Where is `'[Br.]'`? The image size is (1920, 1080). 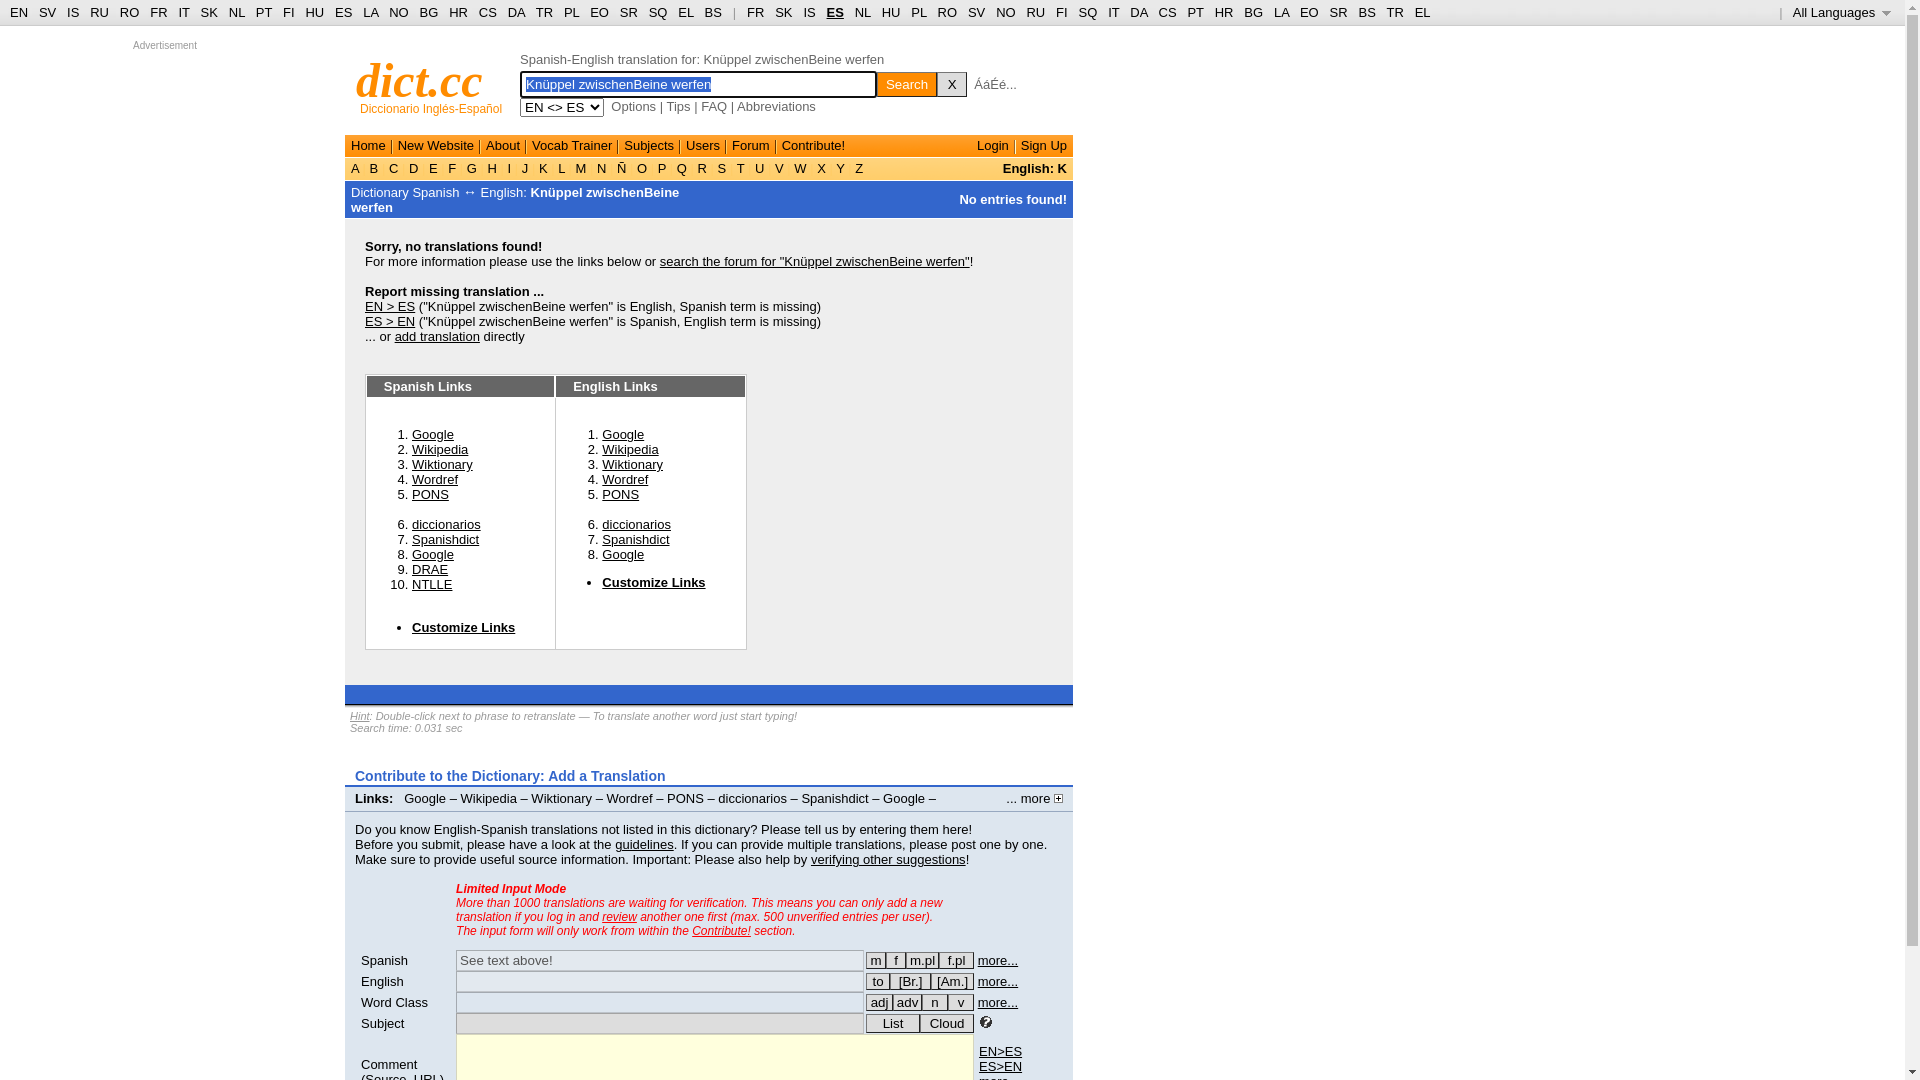 '[Br.]' is located at coordinates (909, 980).